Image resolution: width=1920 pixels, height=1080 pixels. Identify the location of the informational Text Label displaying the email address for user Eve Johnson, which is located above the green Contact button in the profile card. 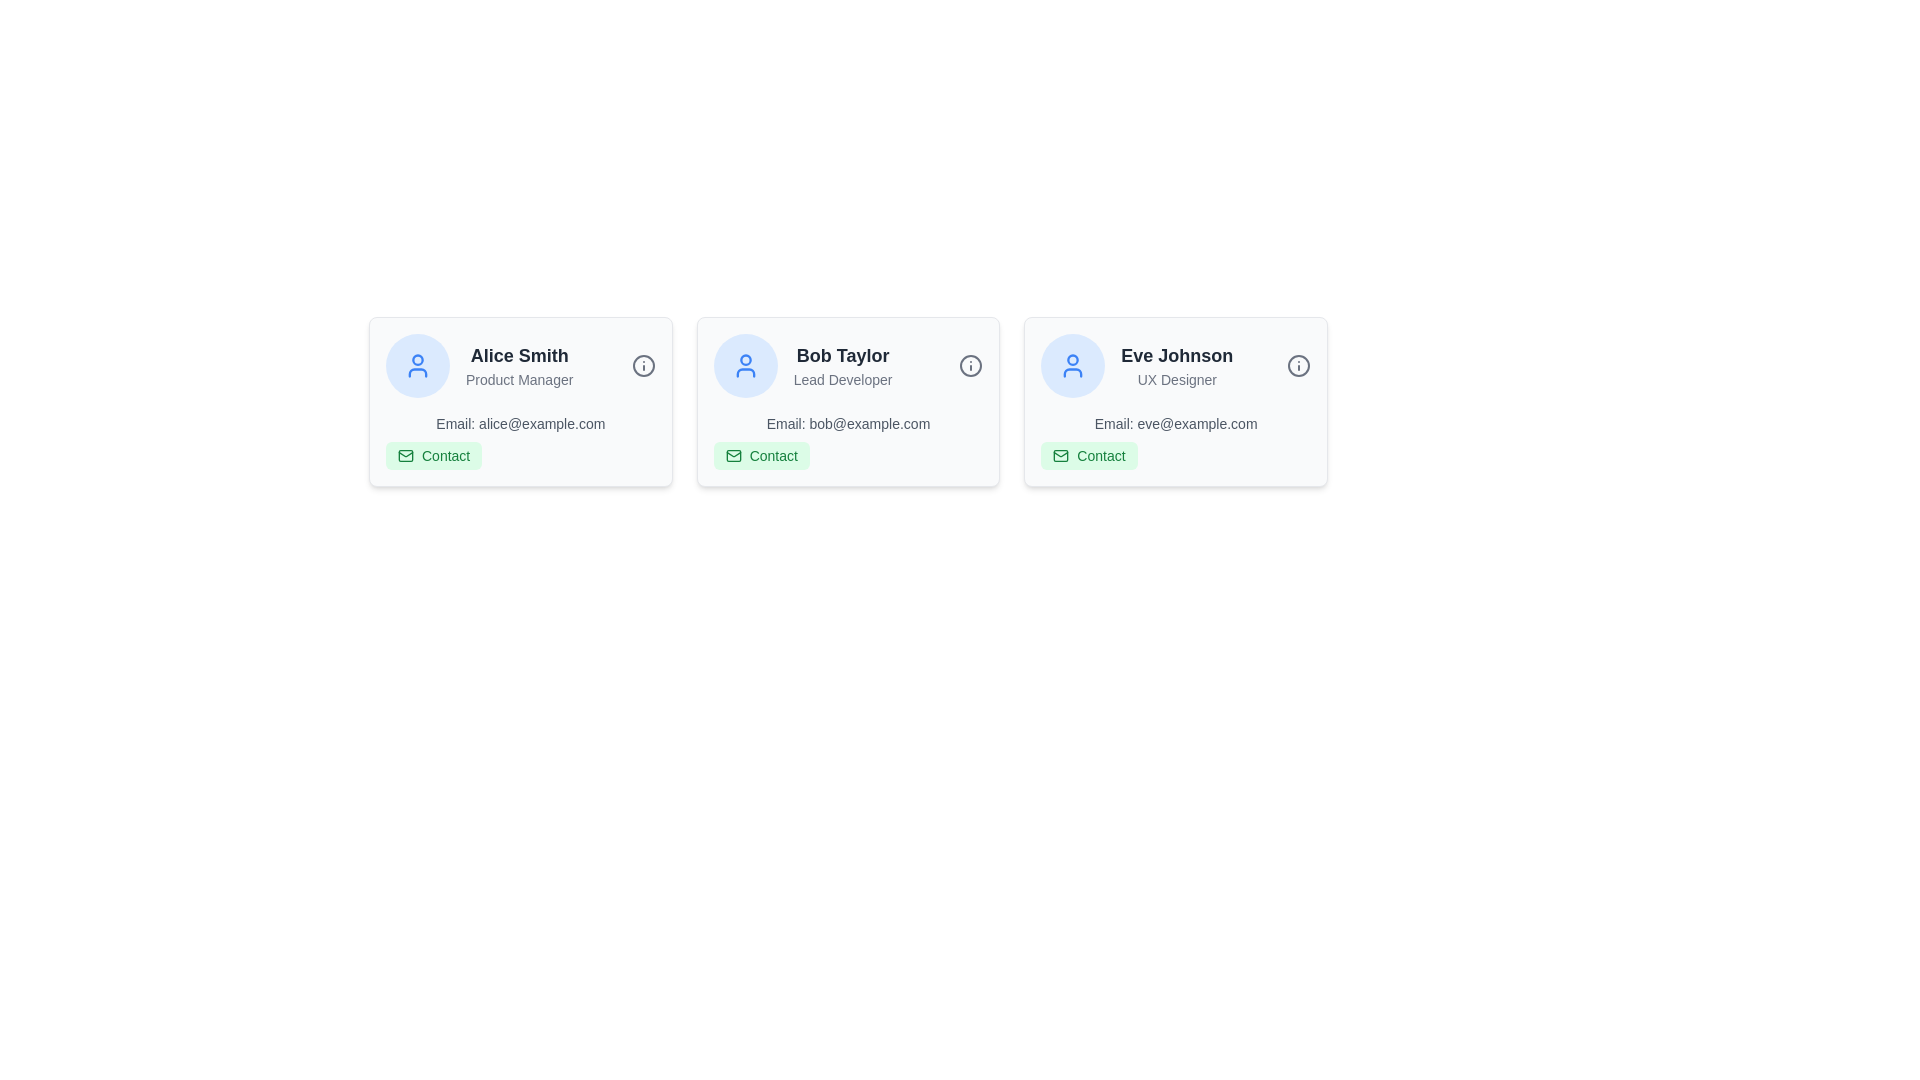
(1176, 423).